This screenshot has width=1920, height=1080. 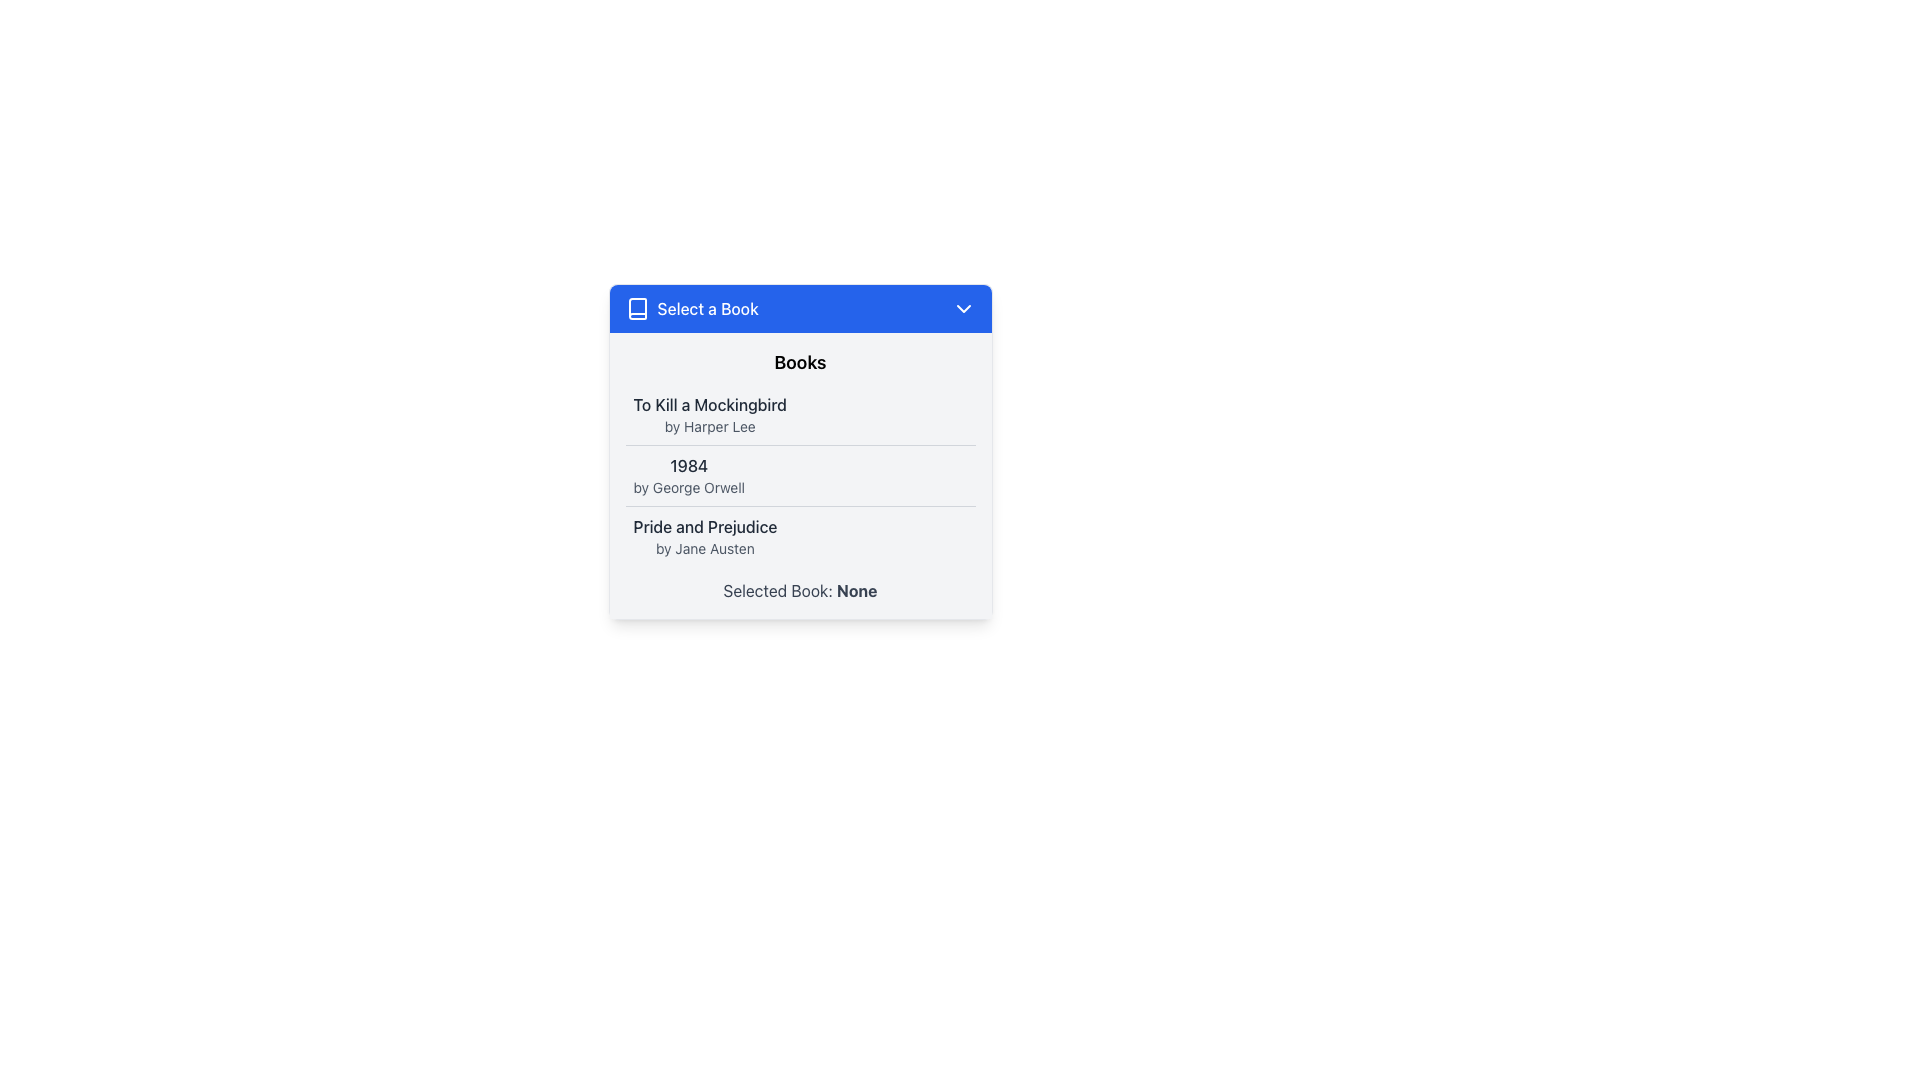 What do you see at coordinates (705, 526) in the screenshot?
I see `title of the book 'Pride and Prejudice' displayed as the third entry in the book list within the 'Books' section of the modal window` at bounding box center [705, 526].